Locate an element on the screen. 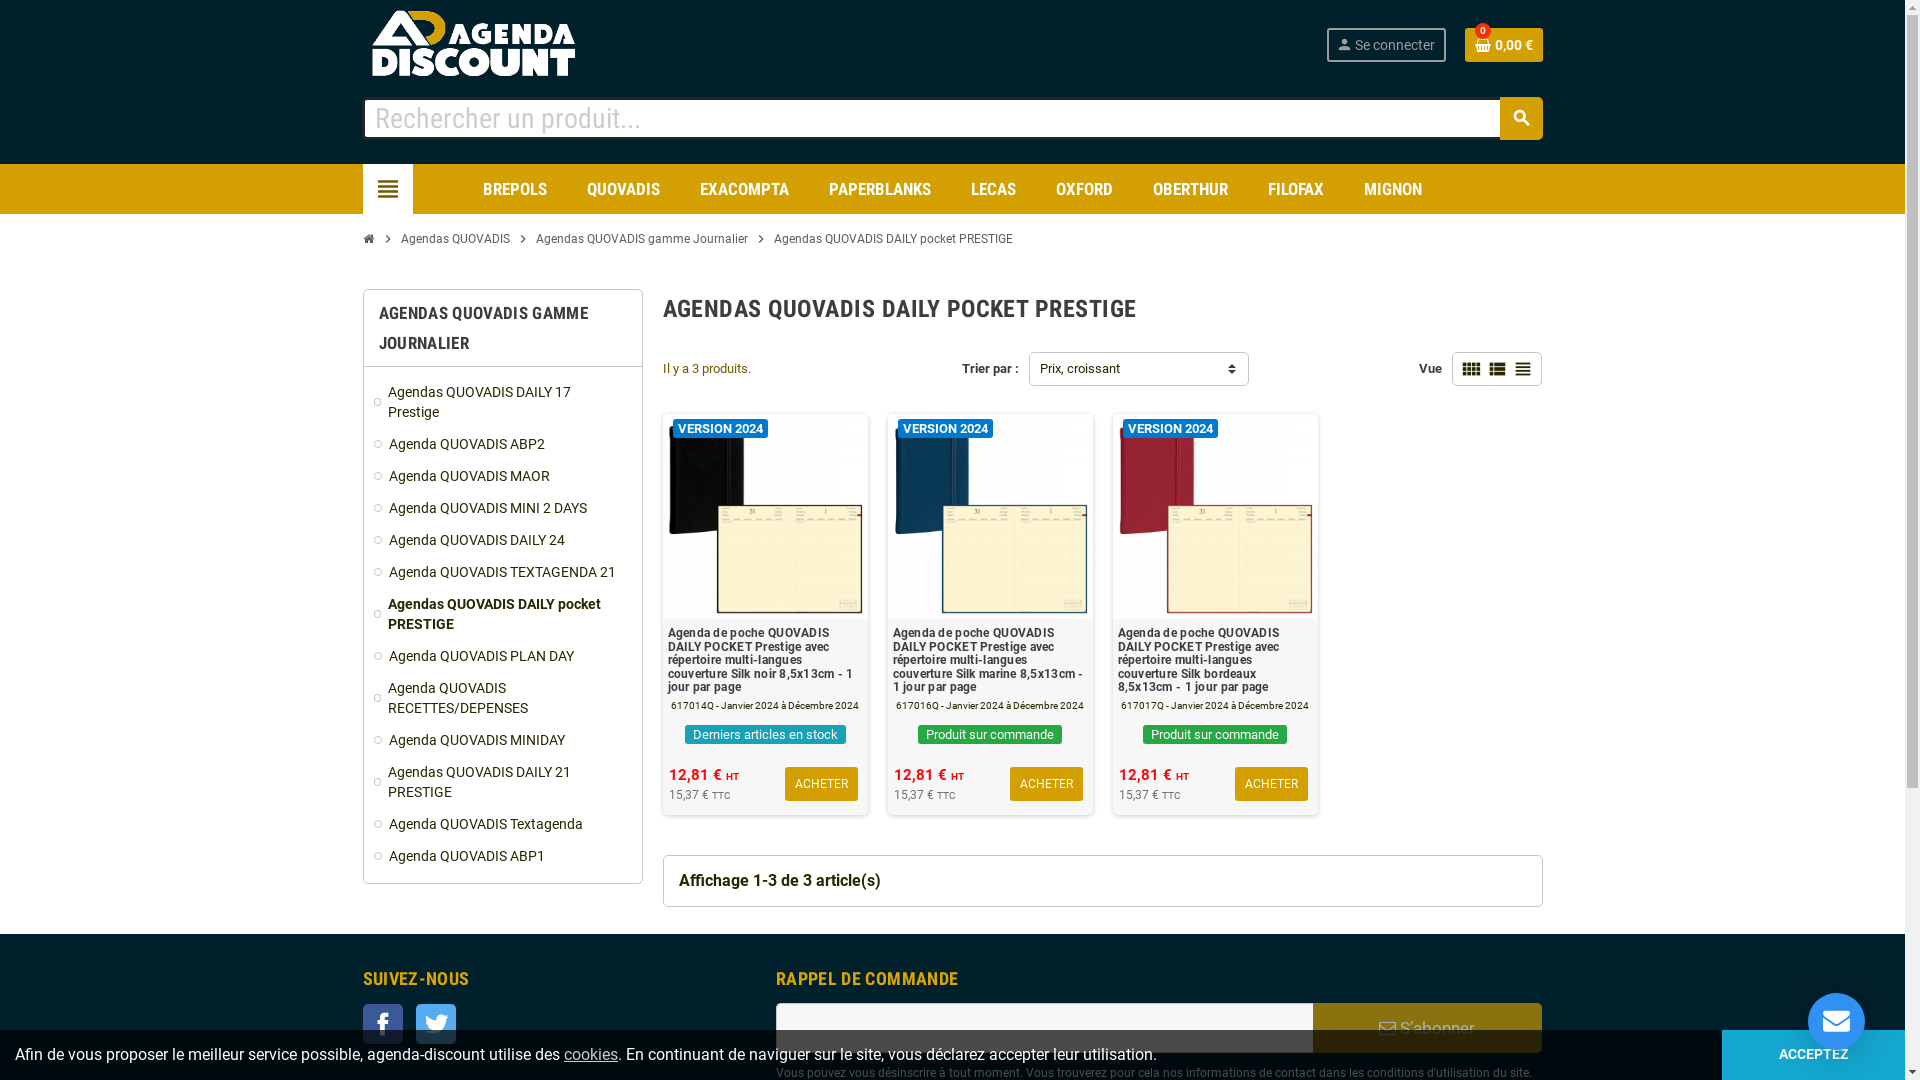 The image size is (1920, 1080). 'Agendas QUOVADIS' is located at coordinates (454, 238).